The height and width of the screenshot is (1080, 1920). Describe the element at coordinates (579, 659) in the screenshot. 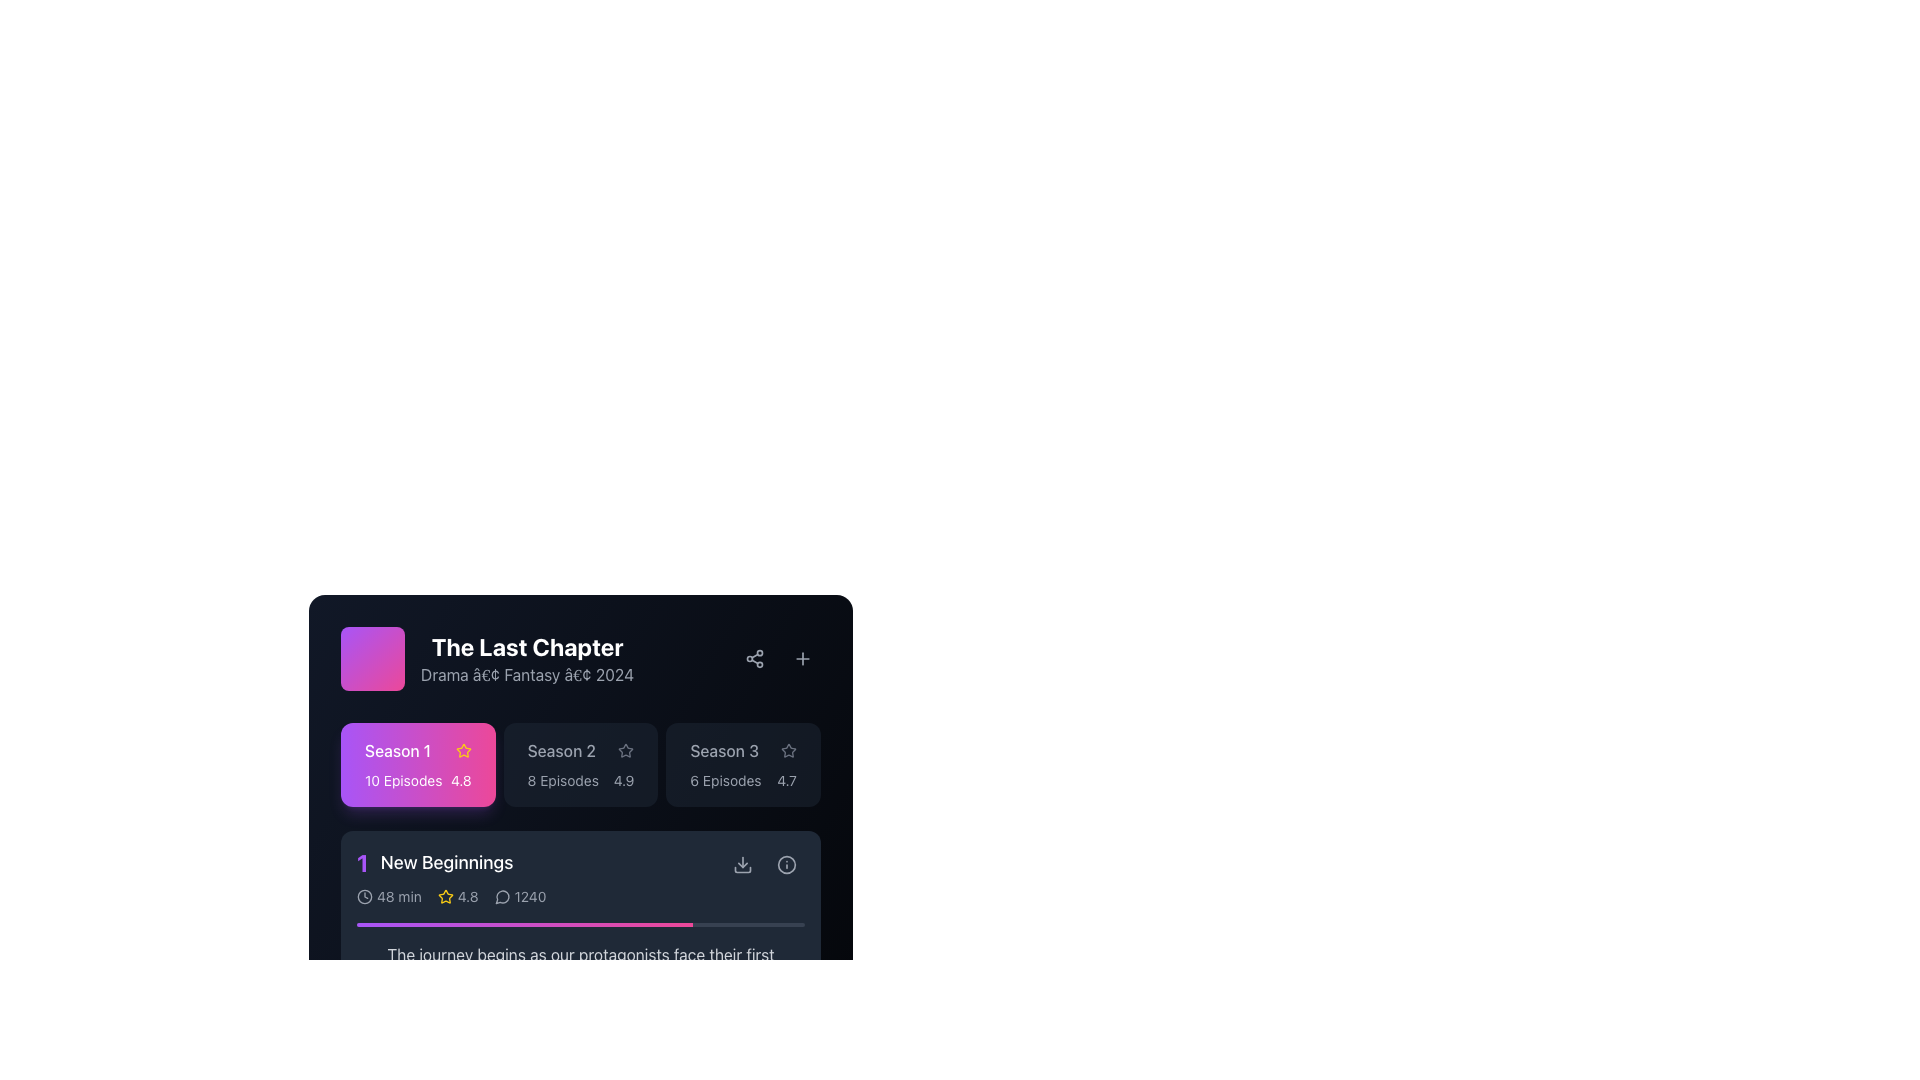

I see `the header element titled 'The Last Chapter' which contains decorative and interactive elements` at that location.